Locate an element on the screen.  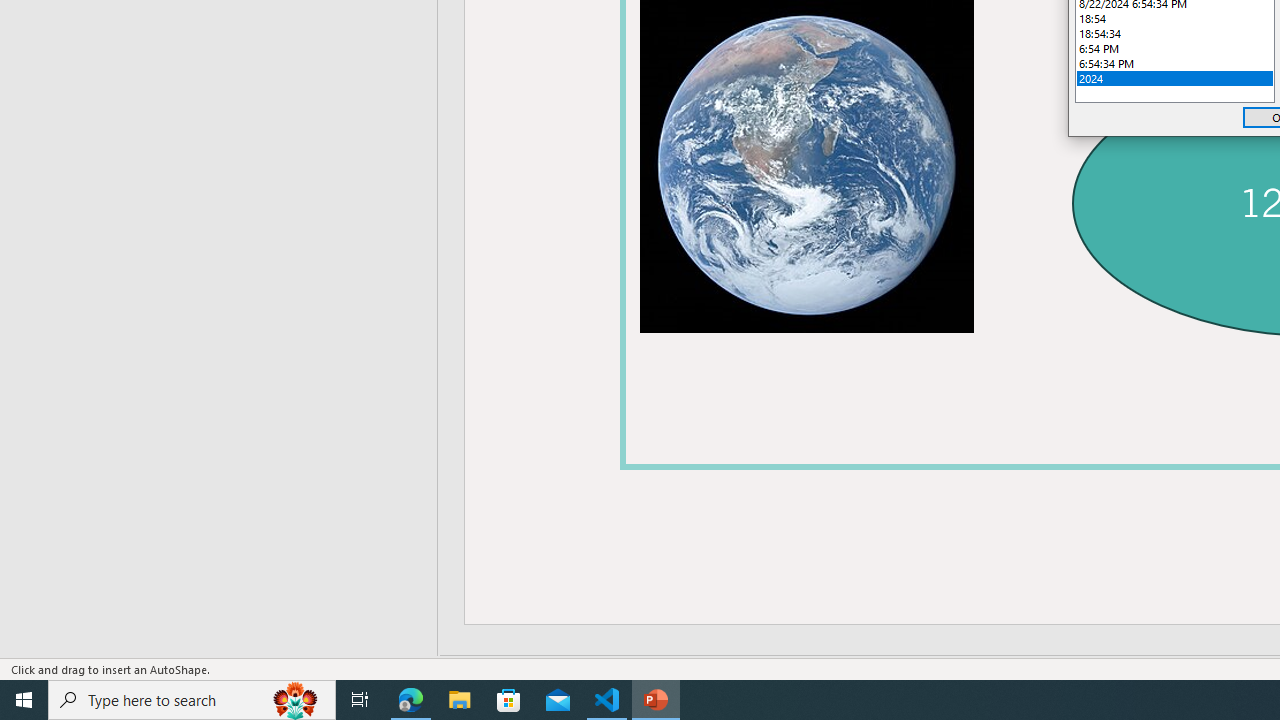
'18:54:34' is located at coordinates (1175, 33).